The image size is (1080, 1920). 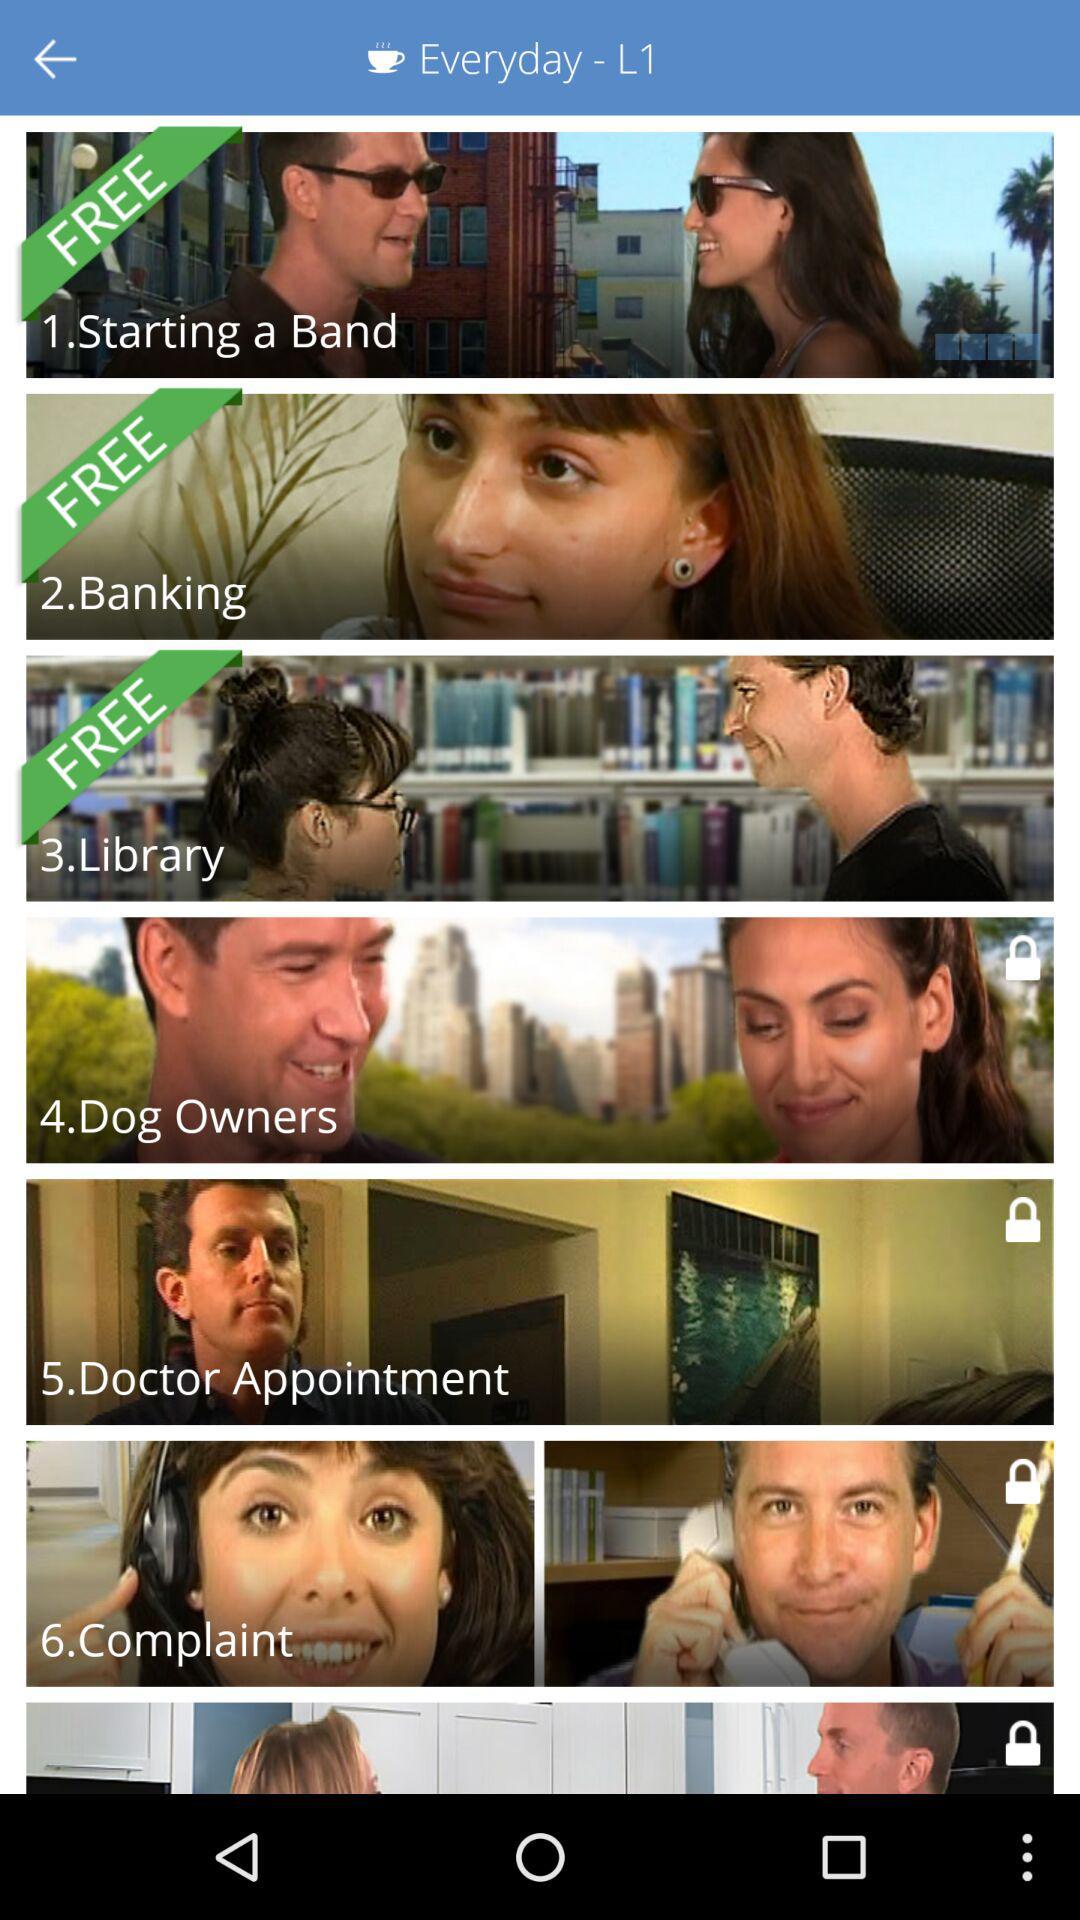 I want to click on 2.banking, so click(x=142, y=590).